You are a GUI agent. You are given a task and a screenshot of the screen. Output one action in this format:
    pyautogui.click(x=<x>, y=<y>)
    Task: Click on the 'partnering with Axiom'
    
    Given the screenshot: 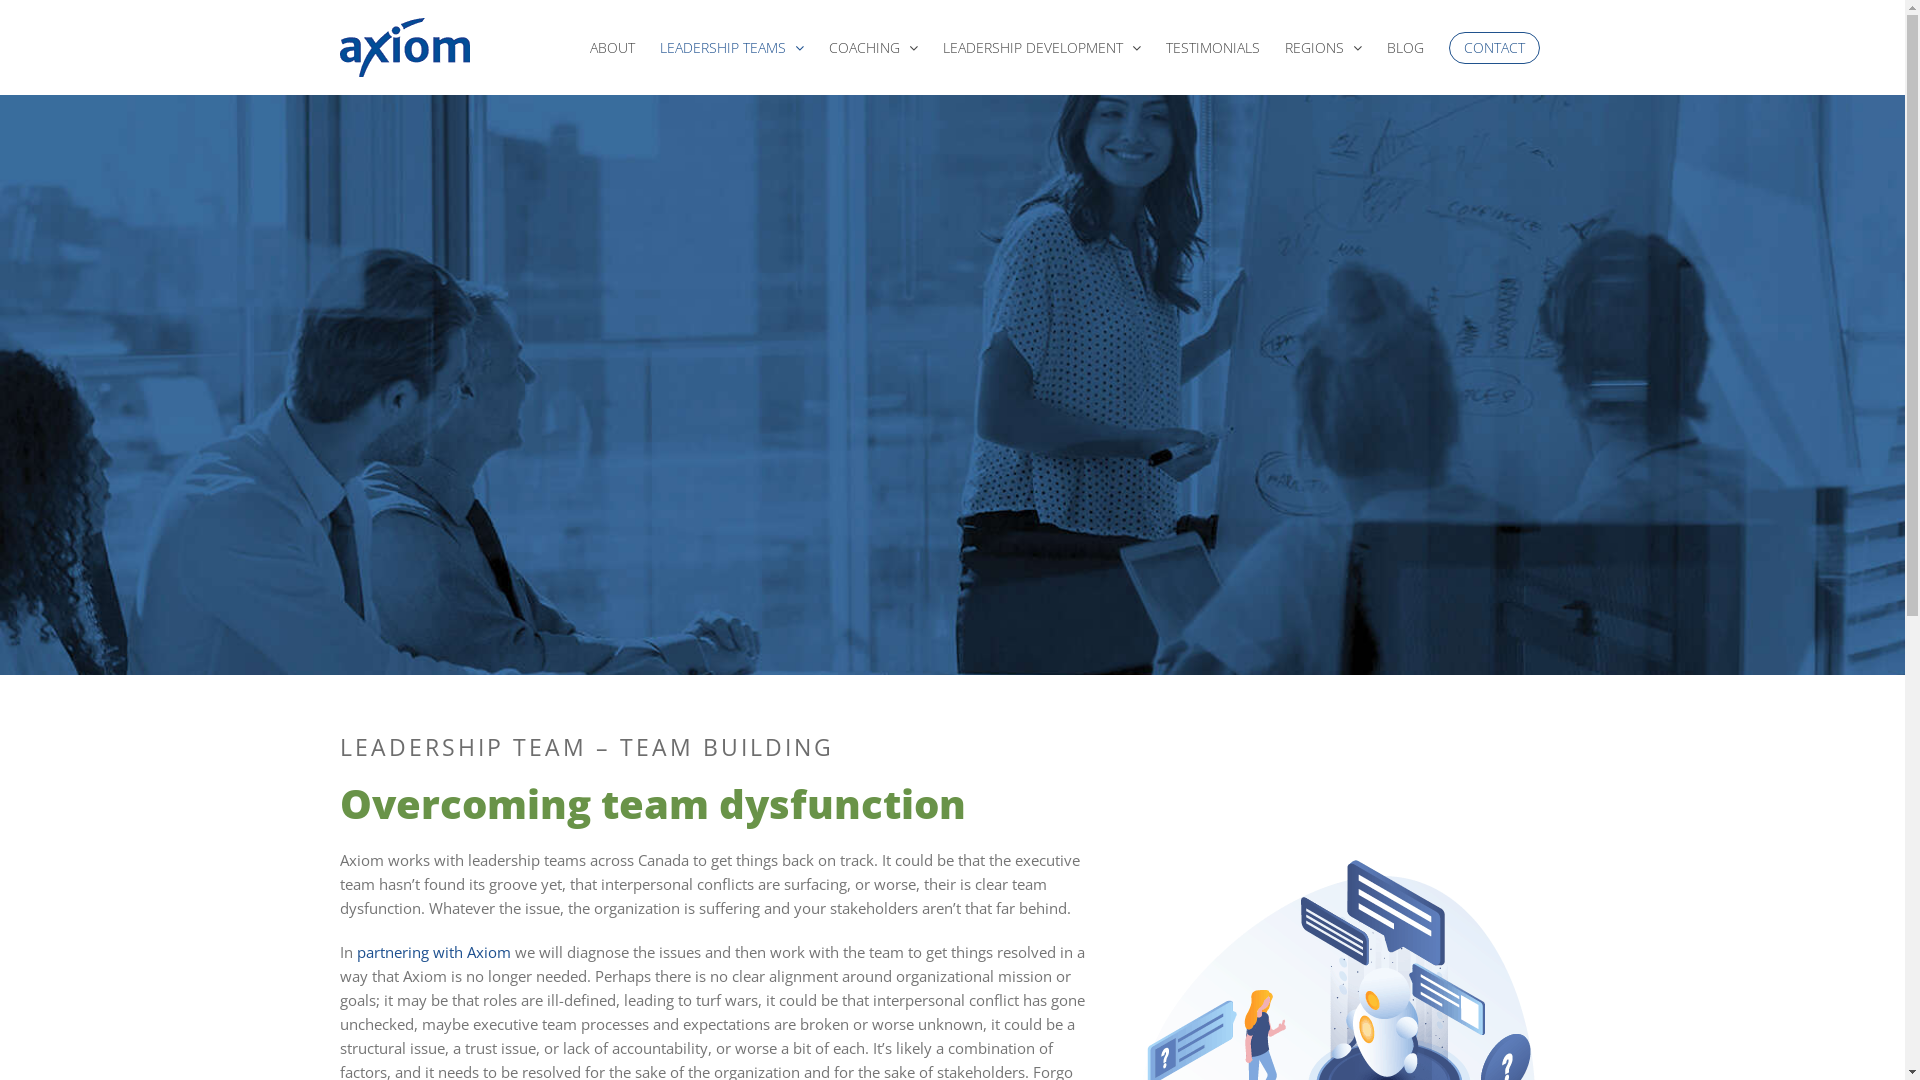 What is the action you would take?
    pyautogui.click(x=435, y=951)
    